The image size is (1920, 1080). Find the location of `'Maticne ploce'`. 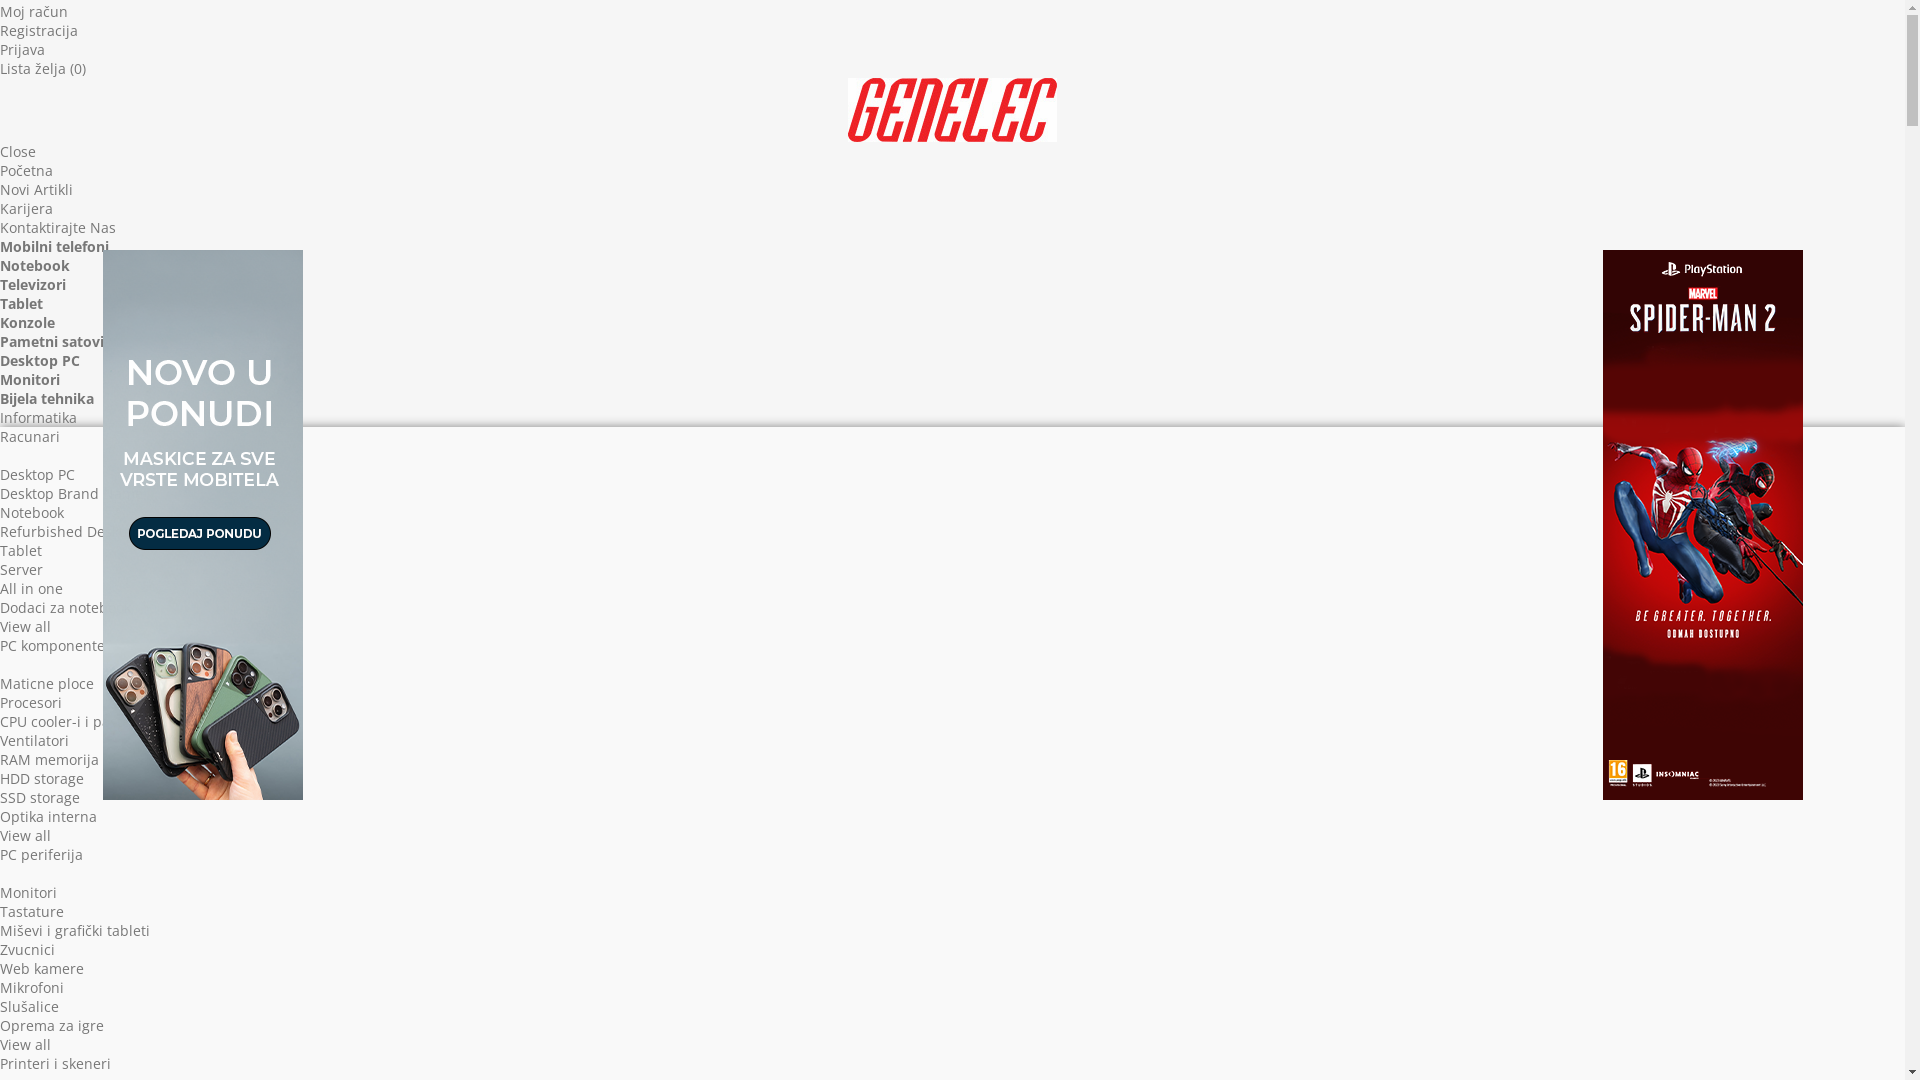

'Maticne ploce' is located at coordinates (0, 682).